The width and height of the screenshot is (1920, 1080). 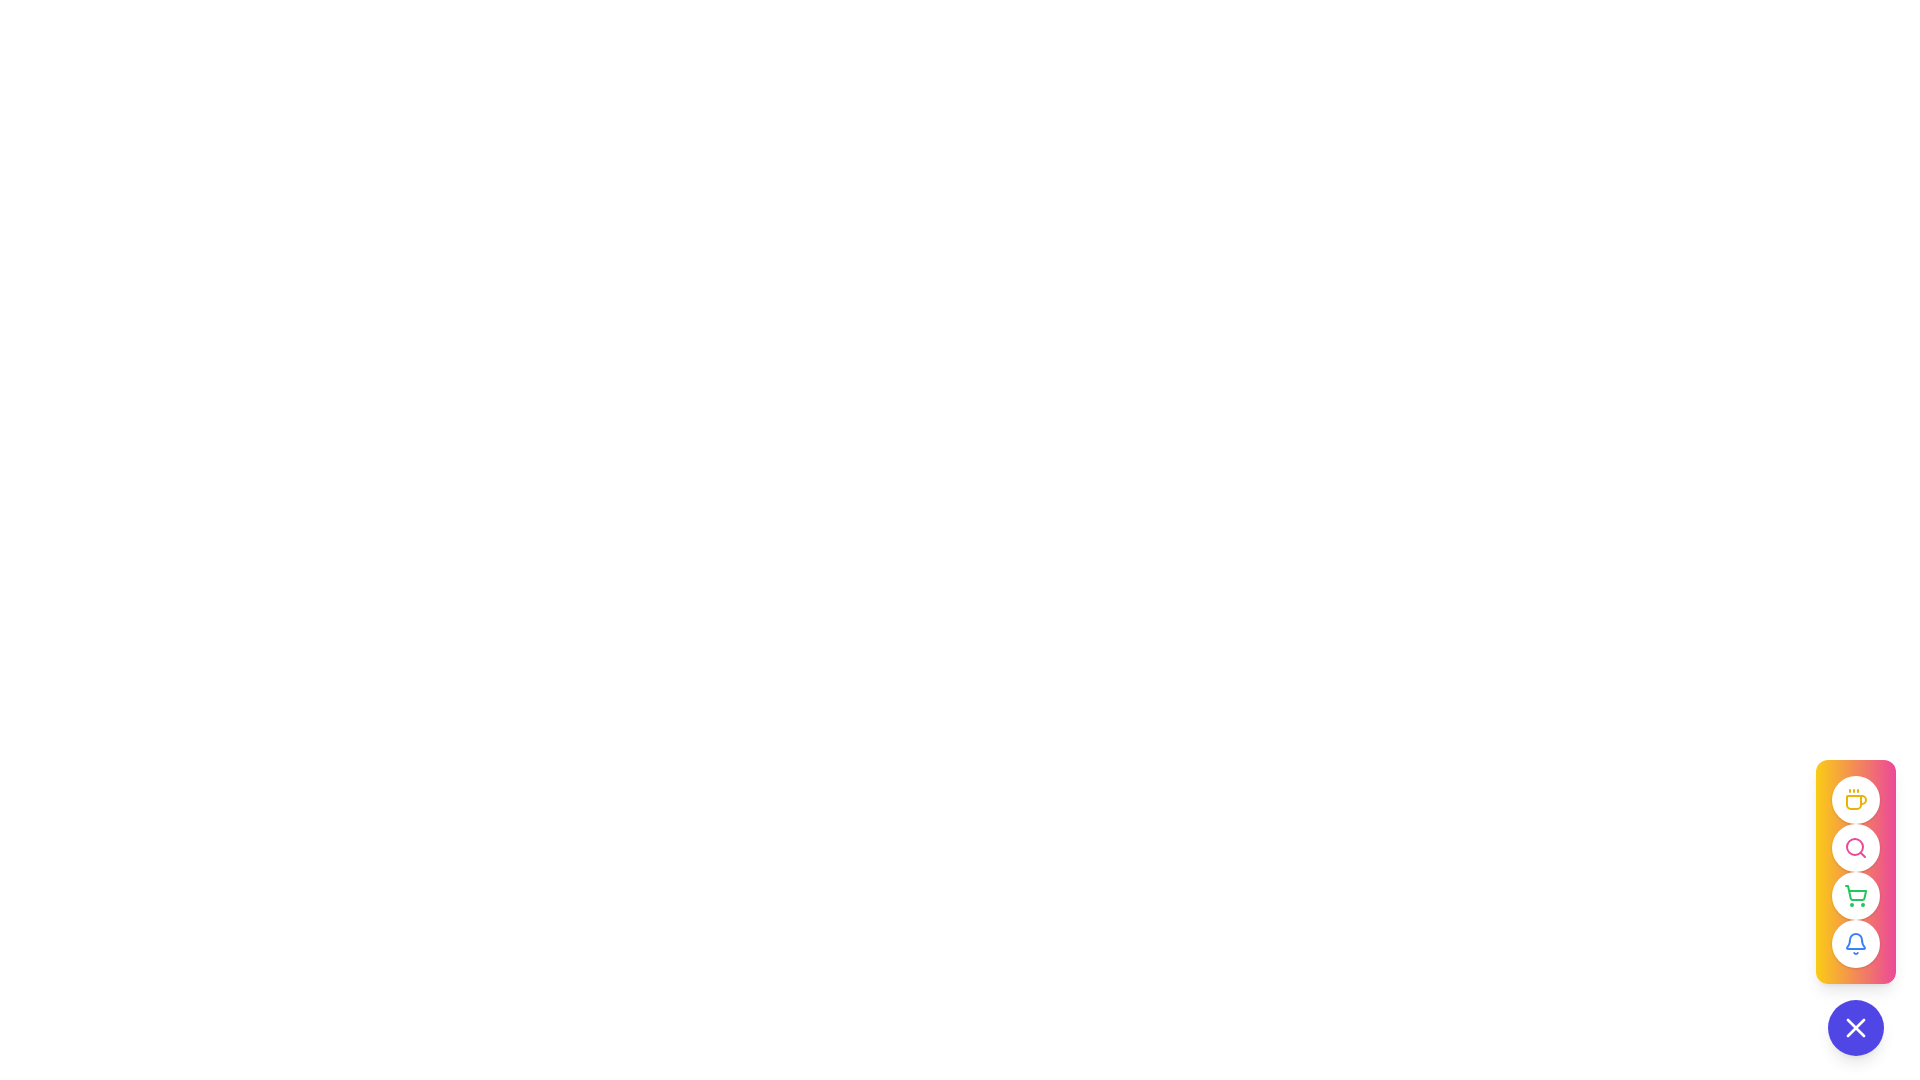 What do you see at coordinates (1855, 870) in the screenshot?
I see `the shopping cart icon button, which is the third circular button in a vertically stacked set` at bounding box center [1855, 870].